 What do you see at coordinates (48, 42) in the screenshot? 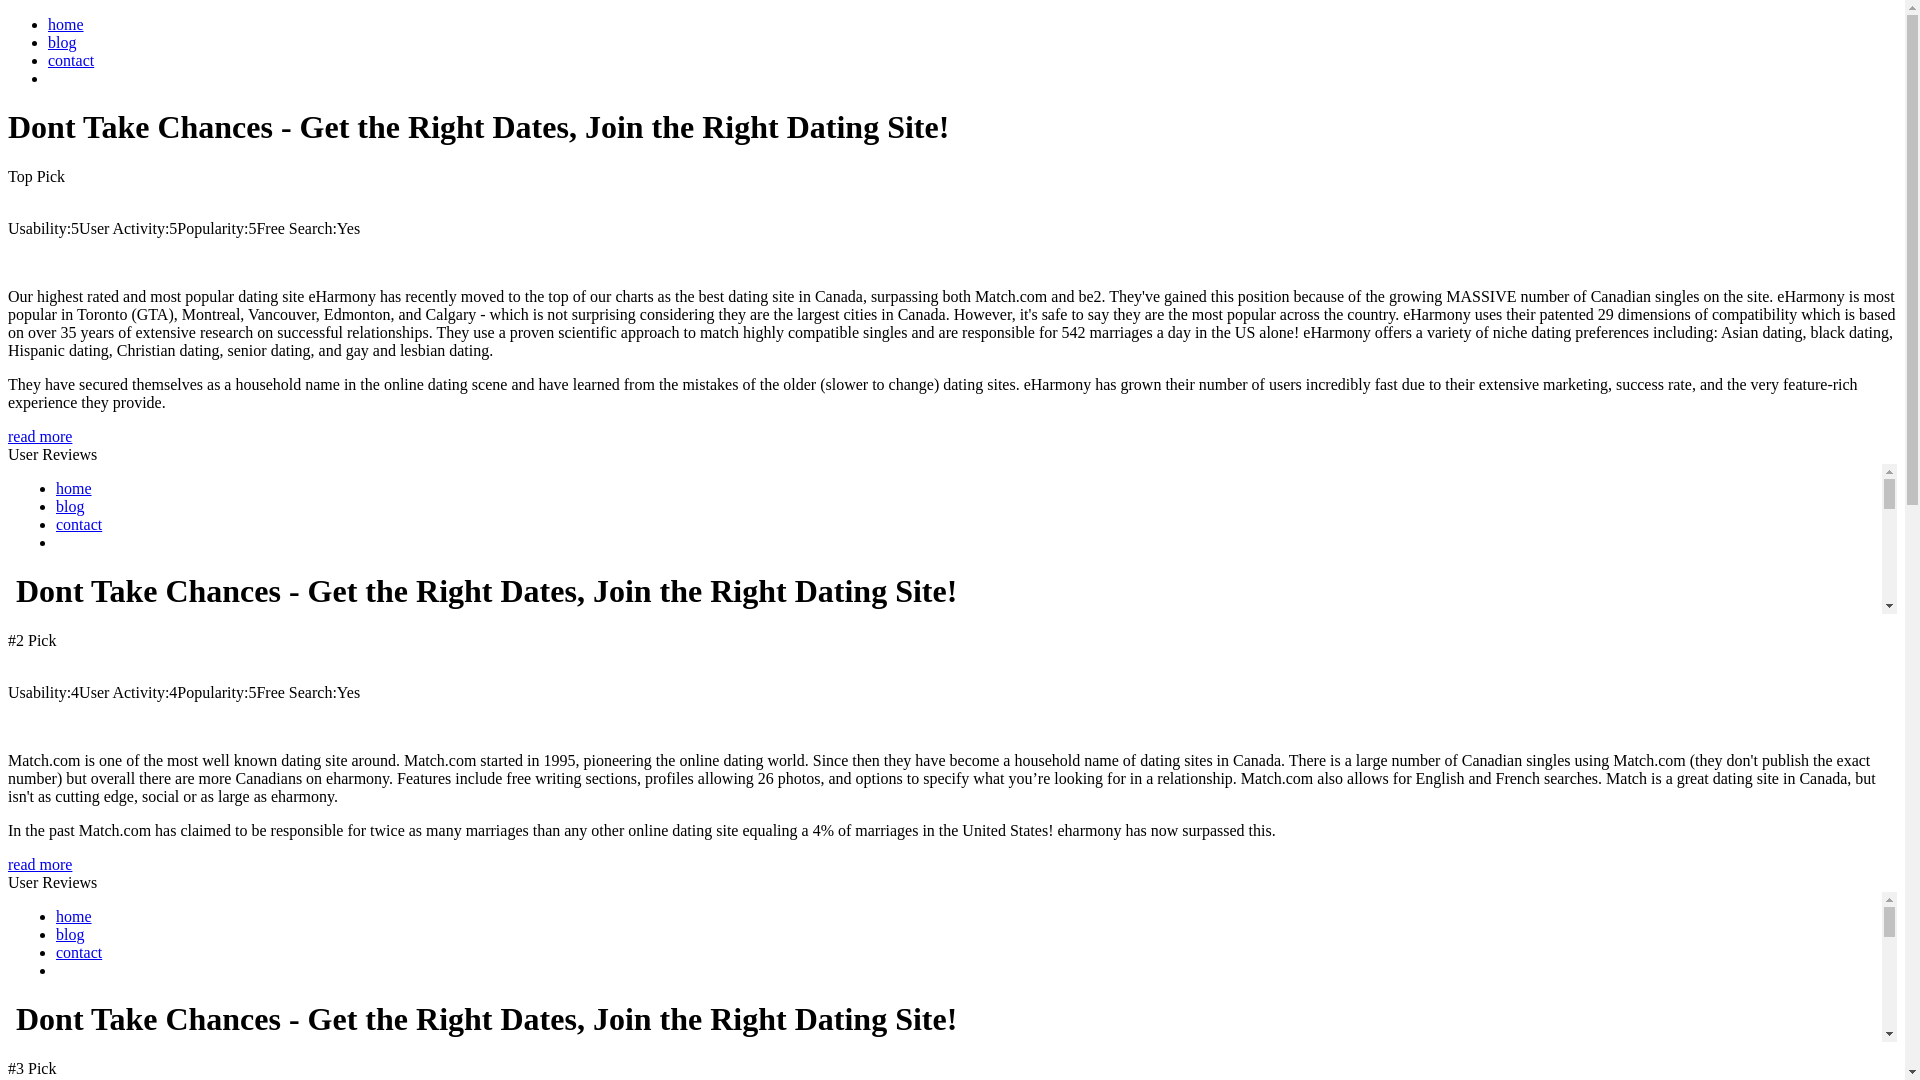
I see `'blog'` at bounding box center [48, 42].